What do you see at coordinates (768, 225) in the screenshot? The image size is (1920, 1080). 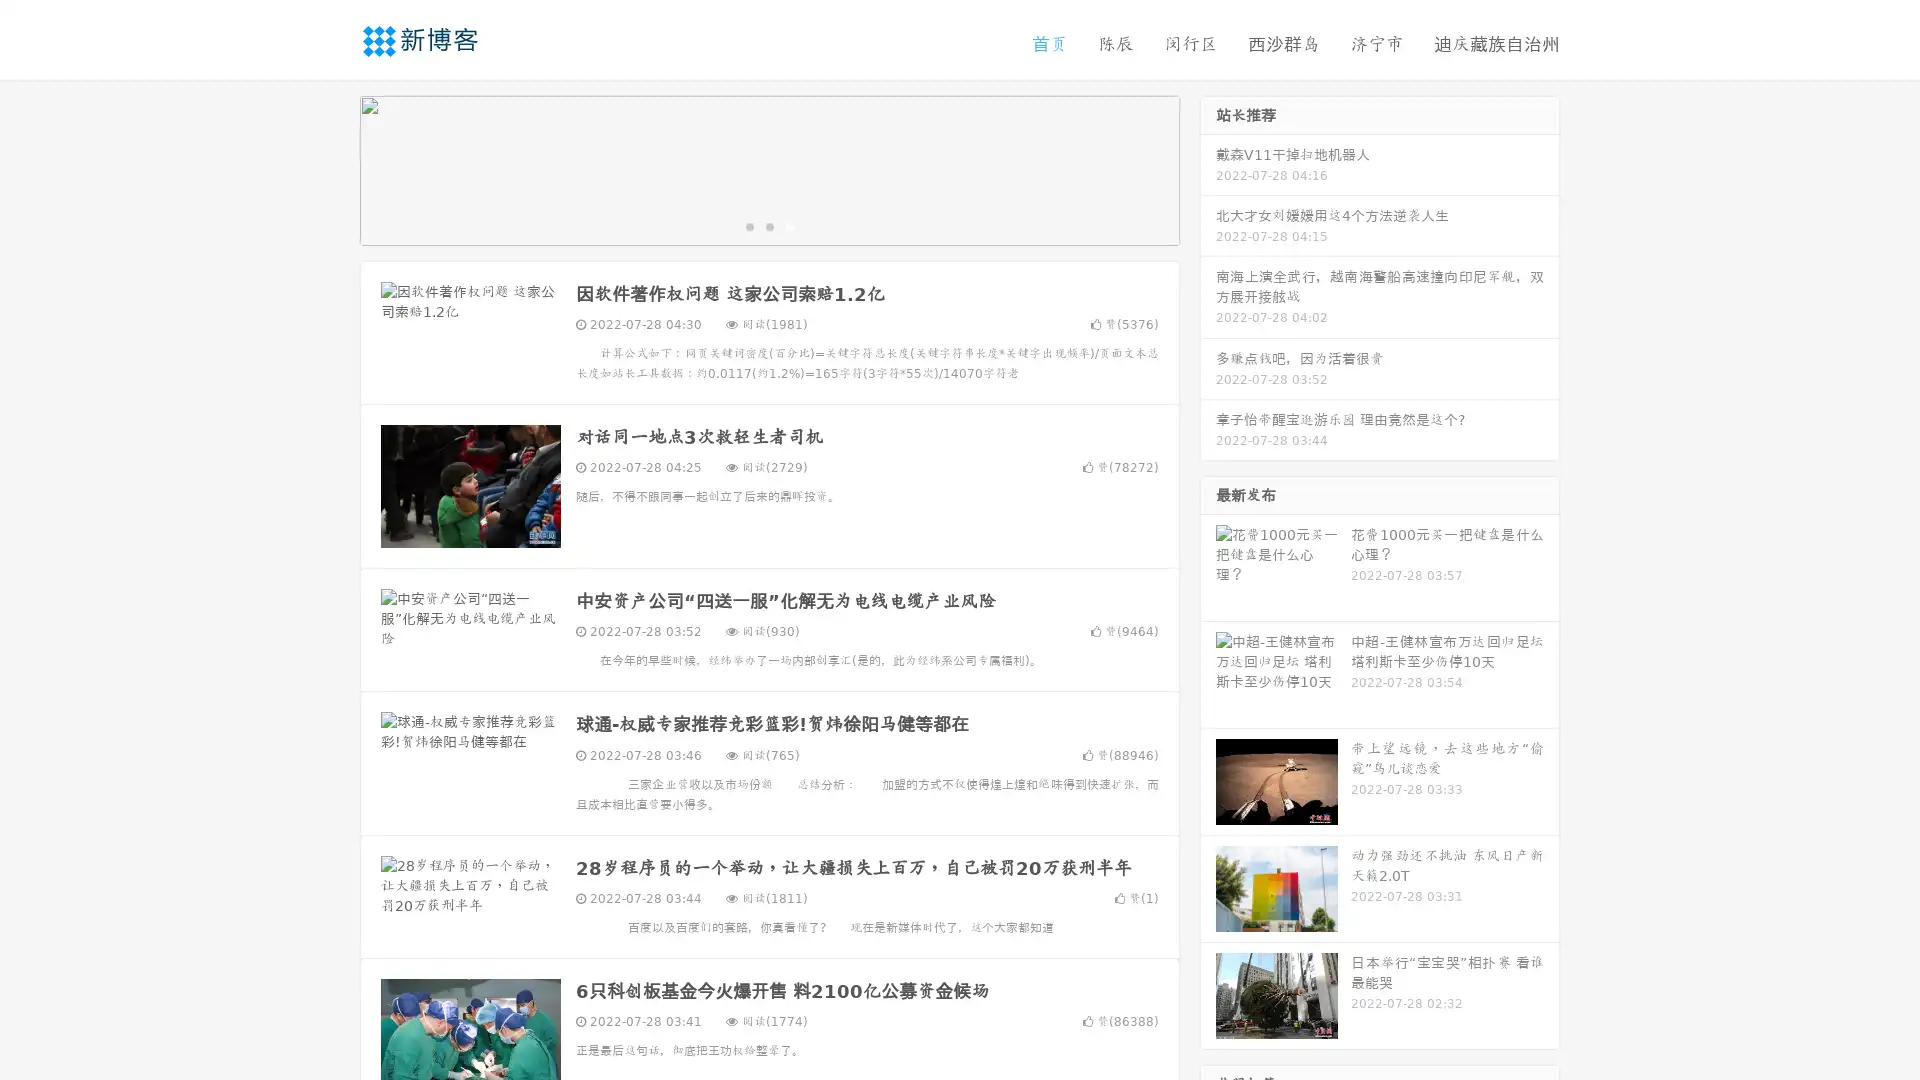 I see `Go to slide 2` at bounding box center [768, 225].